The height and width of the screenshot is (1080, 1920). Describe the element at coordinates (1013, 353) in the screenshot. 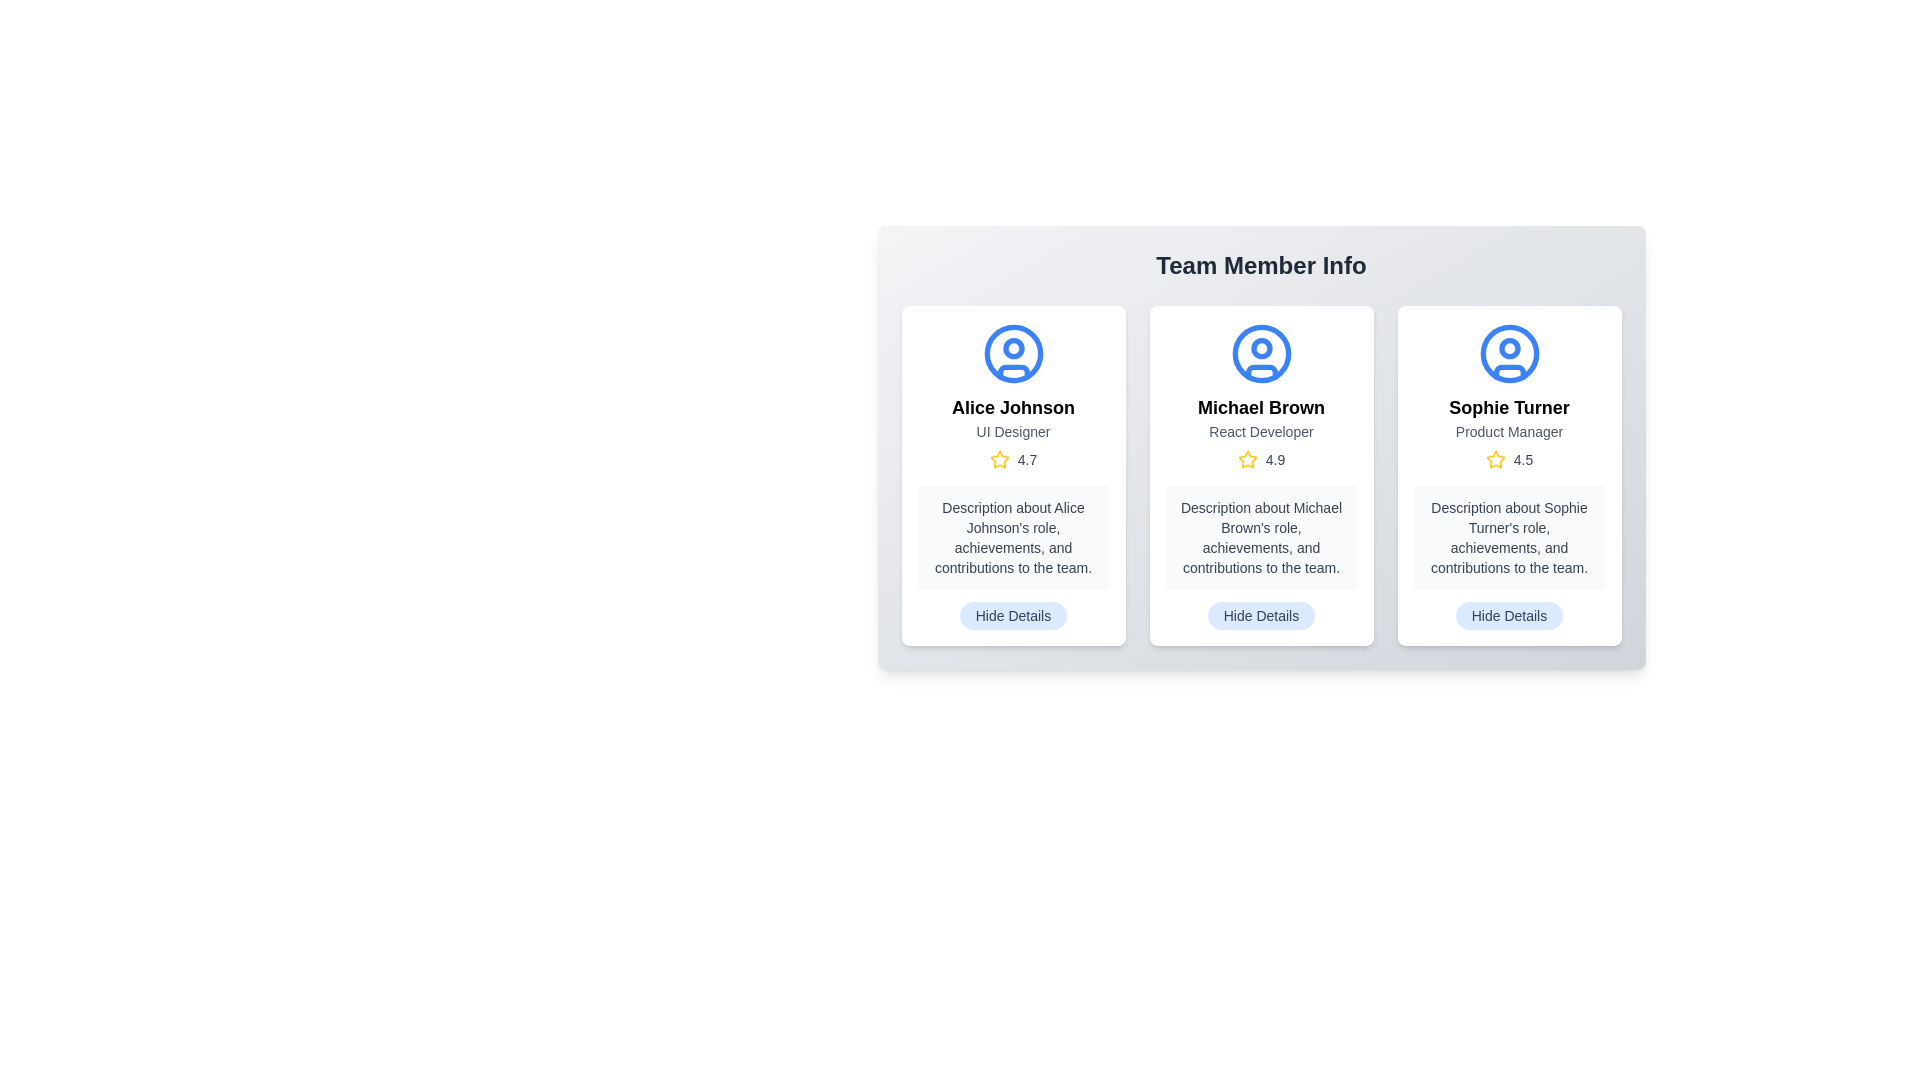

I see `the circular avatar icon representing Alice Johnson, which is located at the top part of her profile card, featuring a blue outline and modern design` at that location.